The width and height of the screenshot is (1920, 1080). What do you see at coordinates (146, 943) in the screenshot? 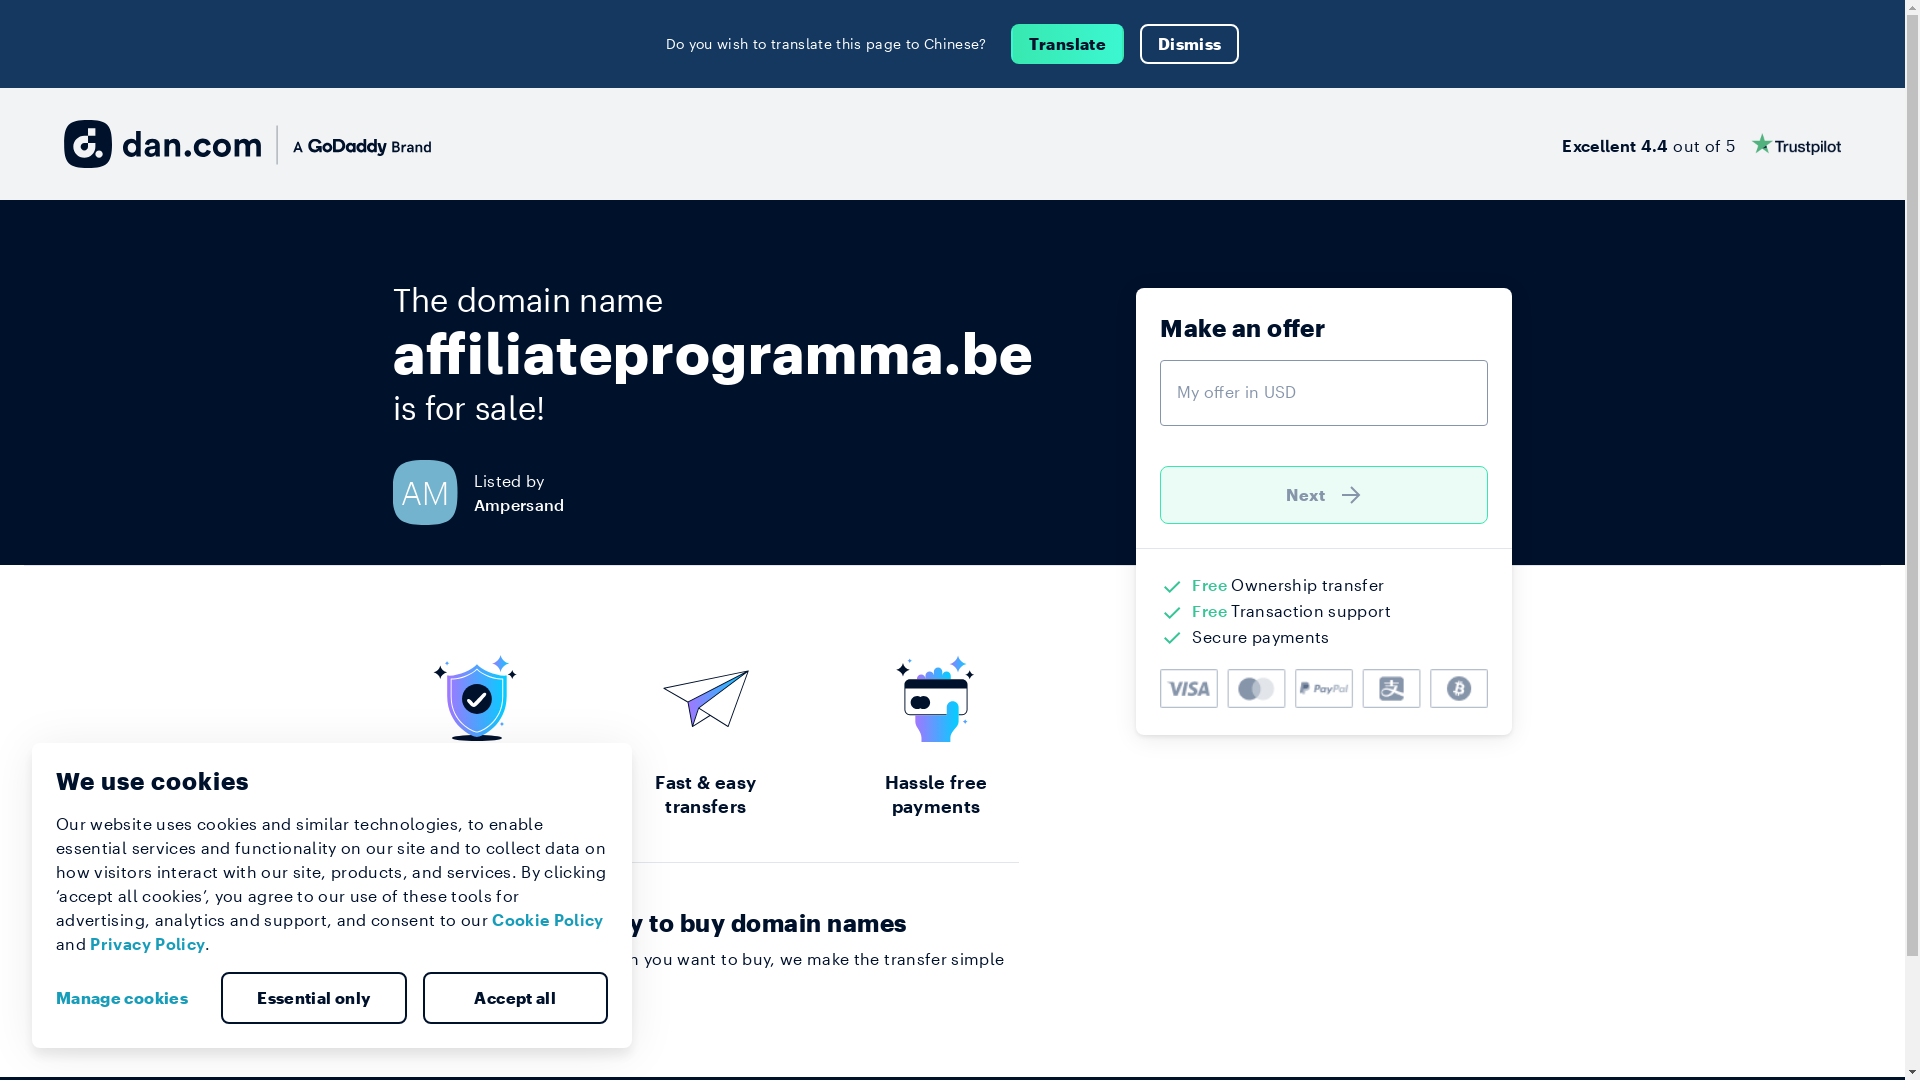
I see `'Privacy Policy'` at bounding box center [146, 943].